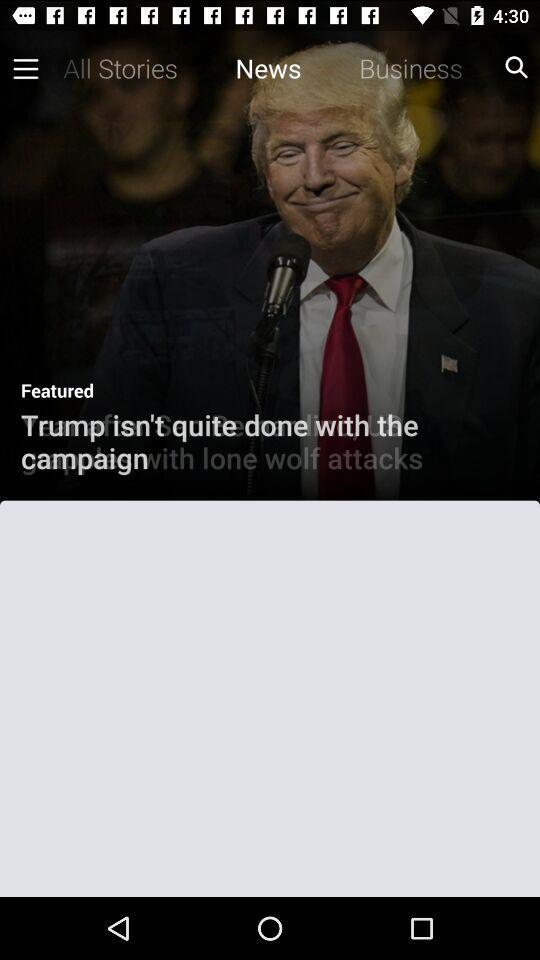 This screenshot has height=960, width=540. I want to click on the menu icon, so click(22, 73).